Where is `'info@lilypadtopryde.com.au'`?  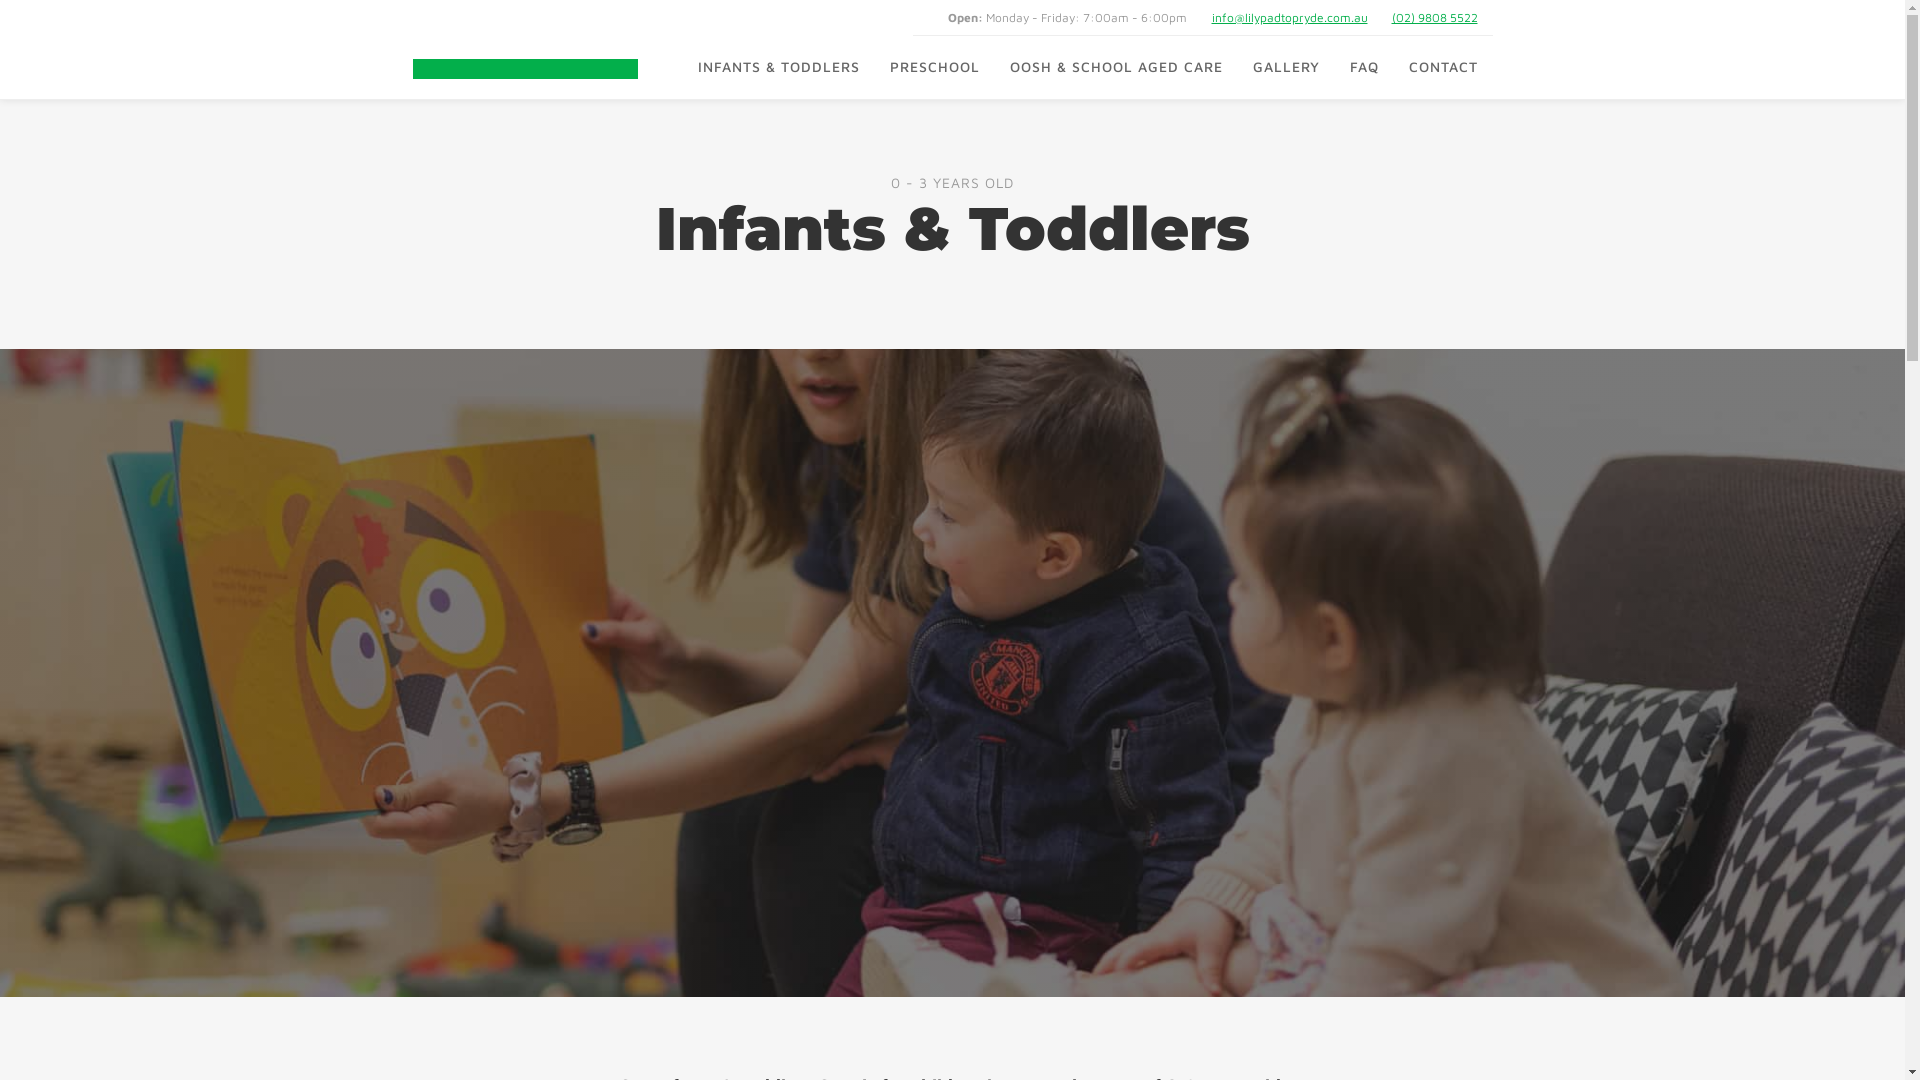
'info@lilypadtopryde.com.au' is located at coordinates (1290, 17).